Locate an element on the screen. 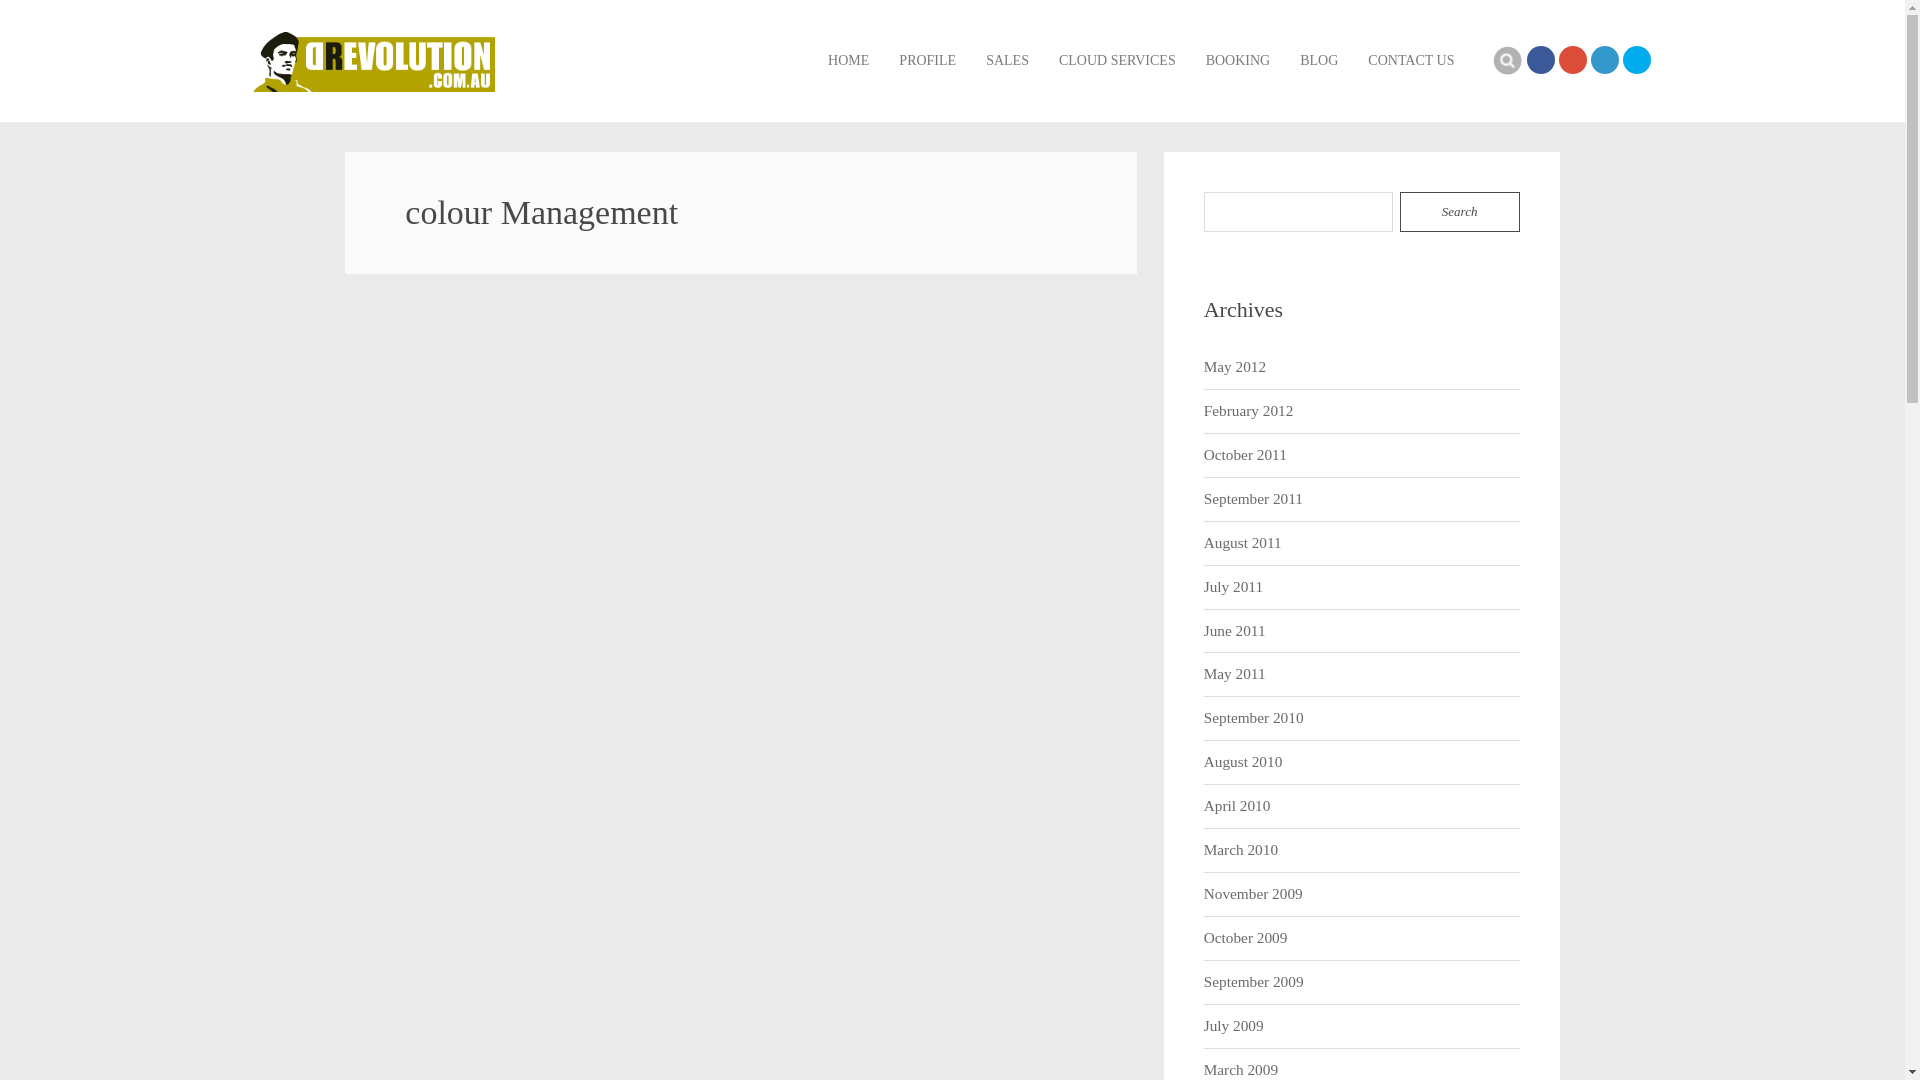 This screenshot has width=1920, height=1080. 'September 2010' is located at coordinates (1203, 717).